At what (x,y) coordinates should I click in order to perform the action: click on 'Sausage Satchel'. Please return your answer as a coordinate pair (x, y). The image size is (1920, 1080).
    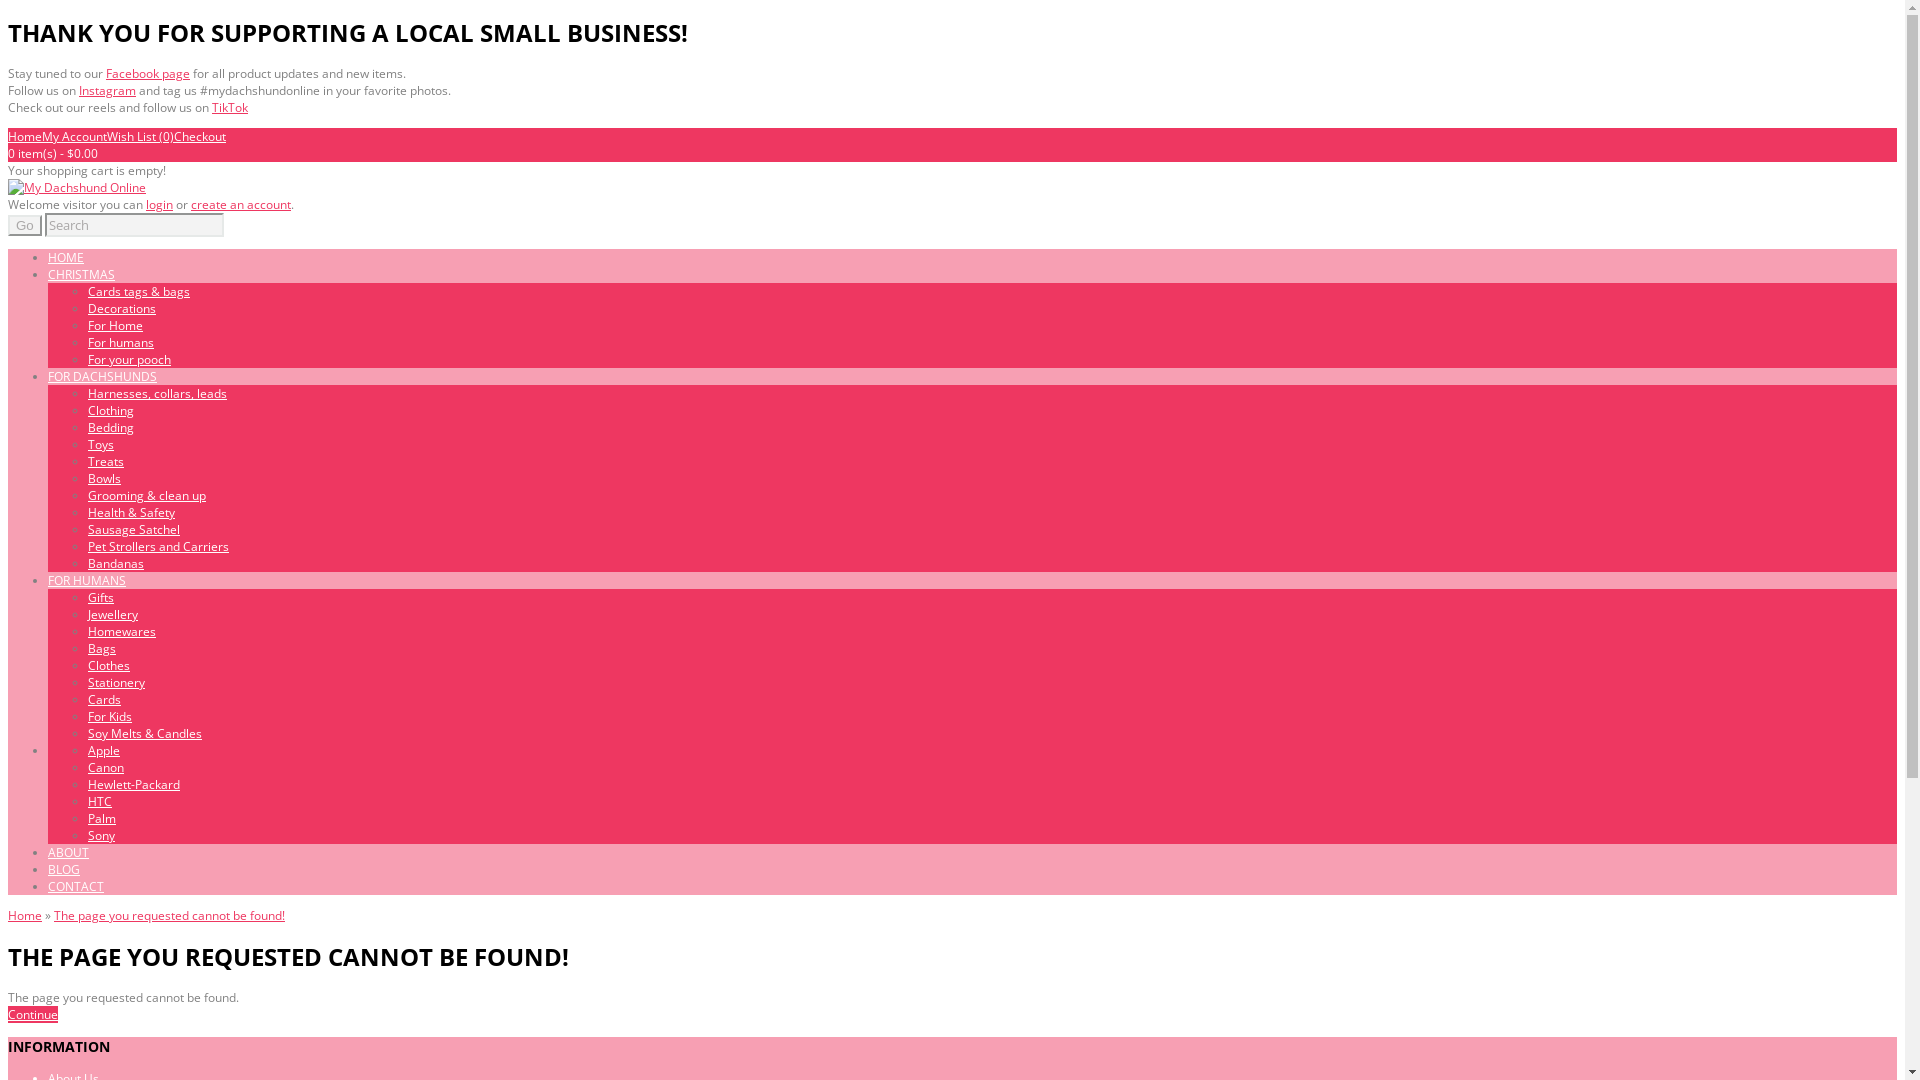
    Looking at the image, I should click on (133, 528).